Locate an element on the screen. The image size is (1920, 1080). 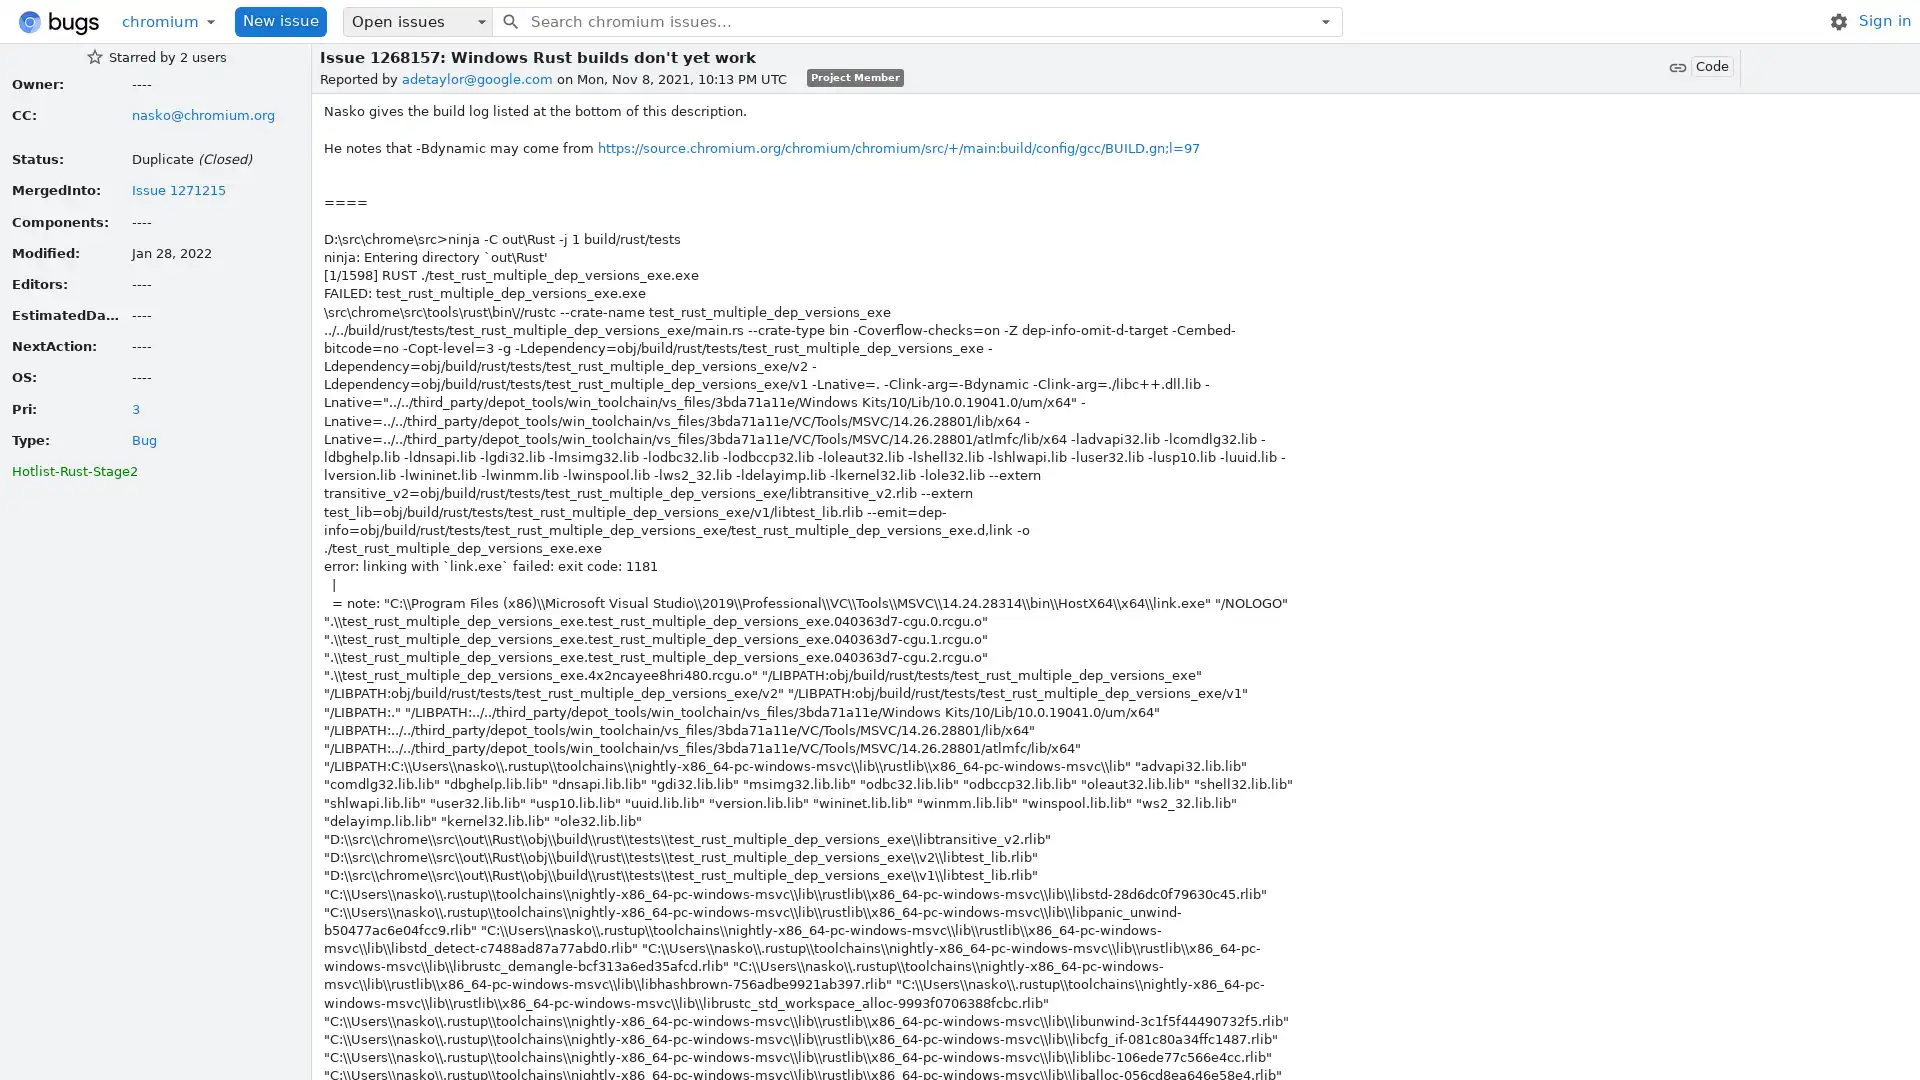
Search options is located at coordinates (1325, 20).